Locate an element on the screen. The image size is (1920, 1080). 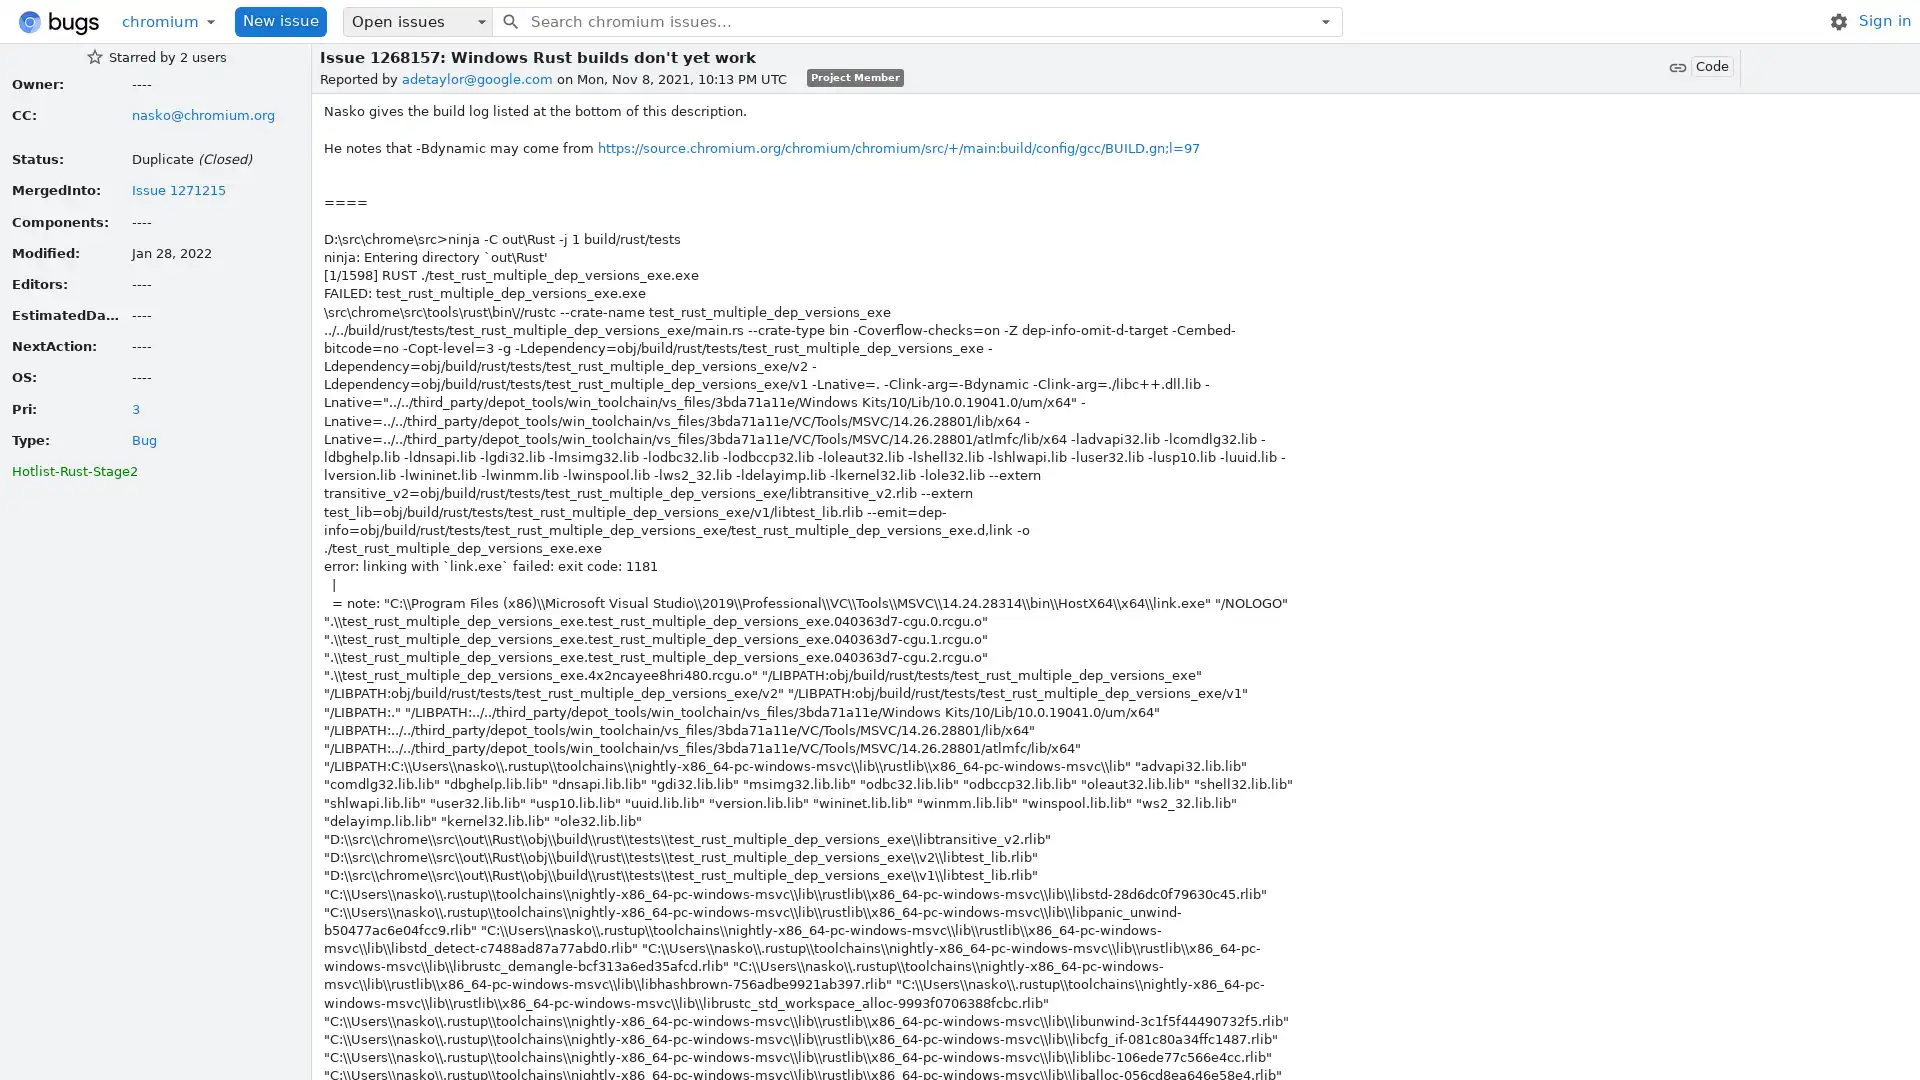
Search options is located at coordinates (1325, 20).